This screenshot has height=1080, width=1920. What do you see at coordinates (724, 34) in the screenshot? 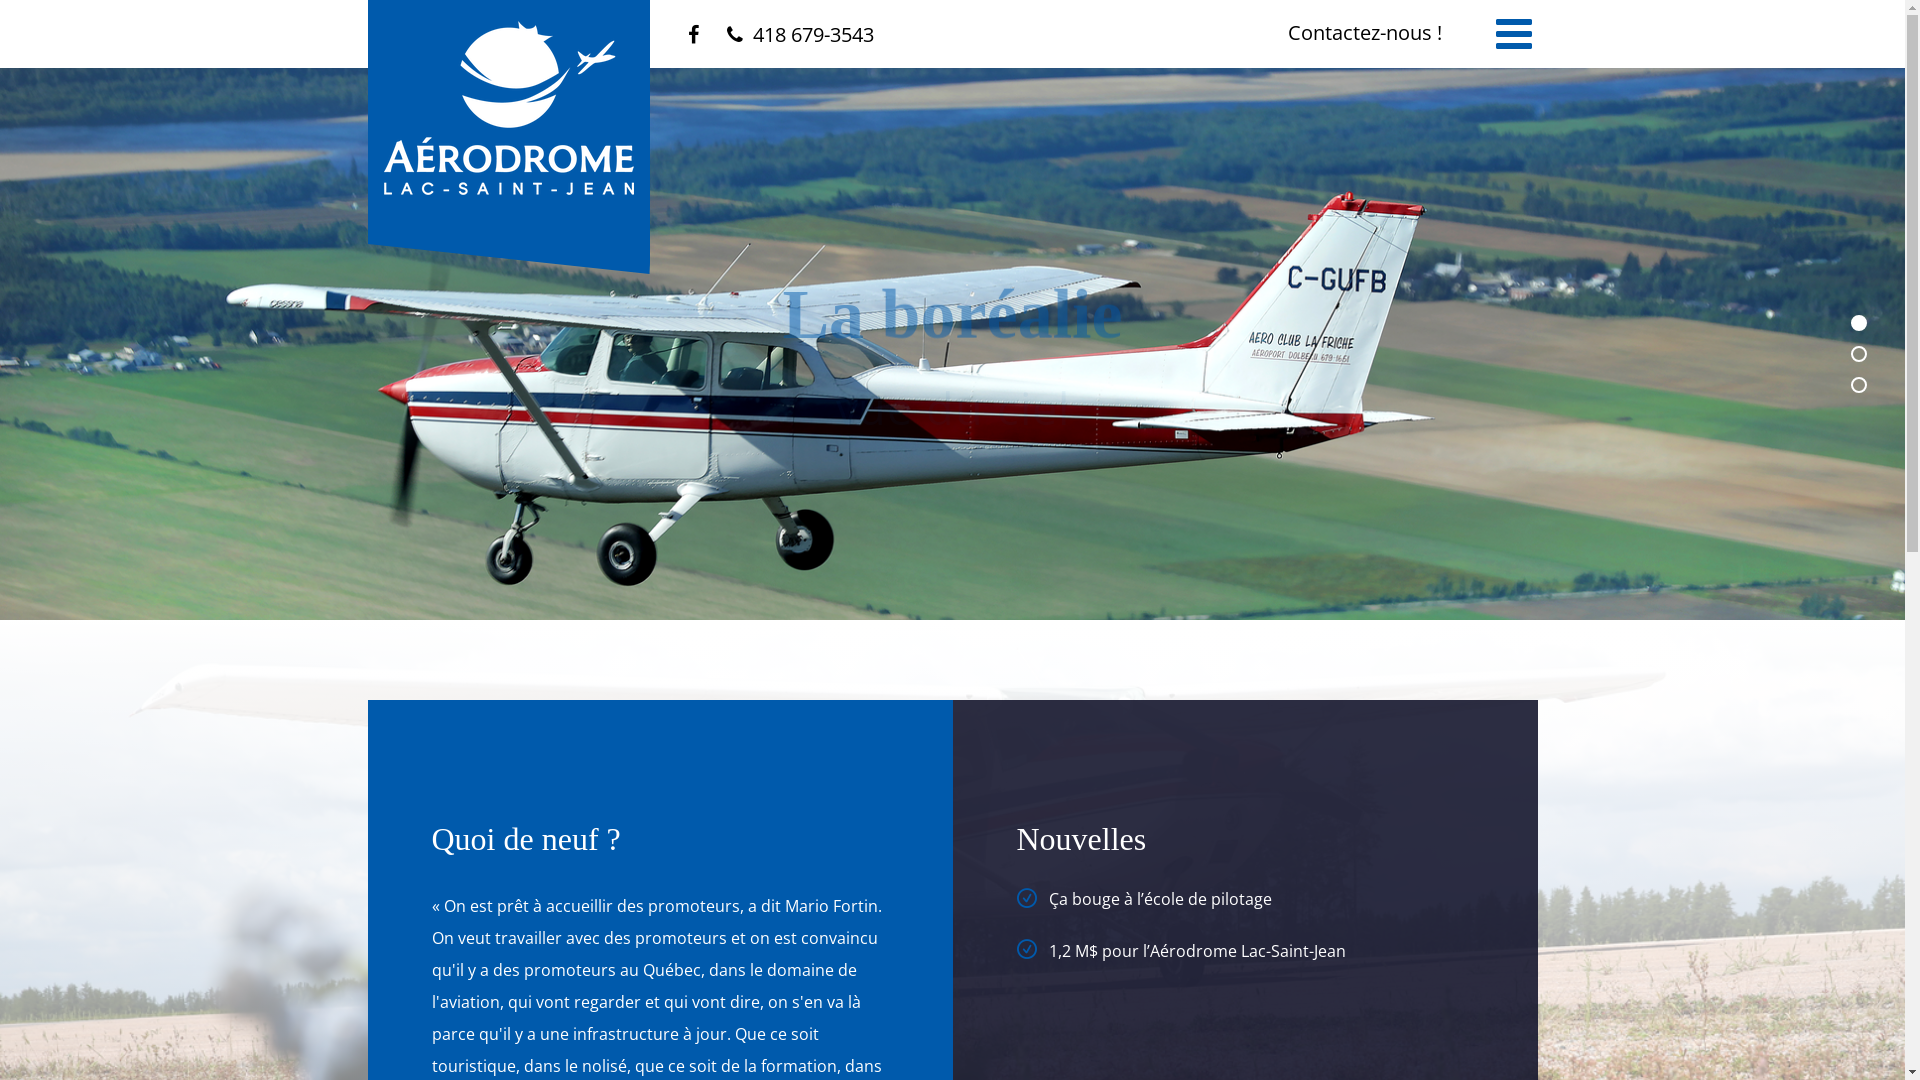
I see `'418 679-3543'` at bounding box center [724, 34].